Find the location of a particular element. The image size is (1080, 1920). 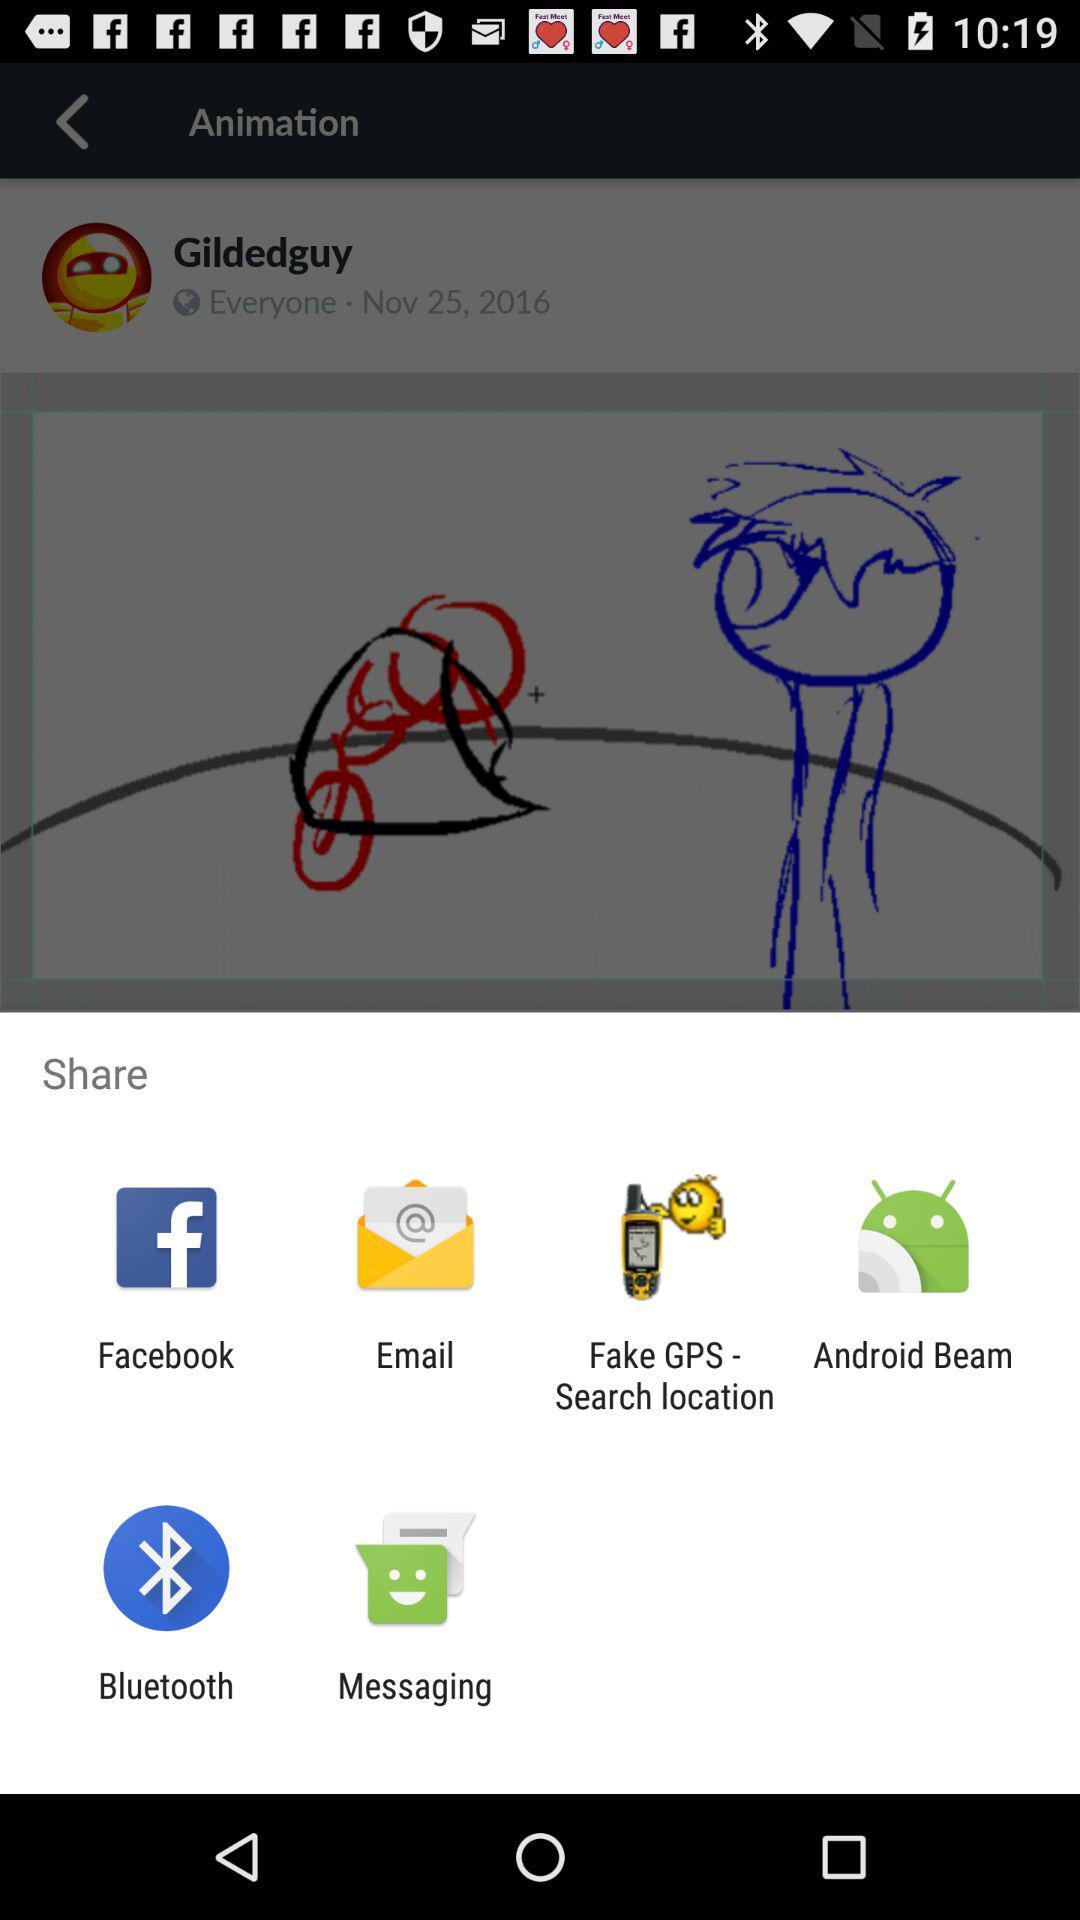

icon next to the fake gps search item is located at coordinates (414, 1374).